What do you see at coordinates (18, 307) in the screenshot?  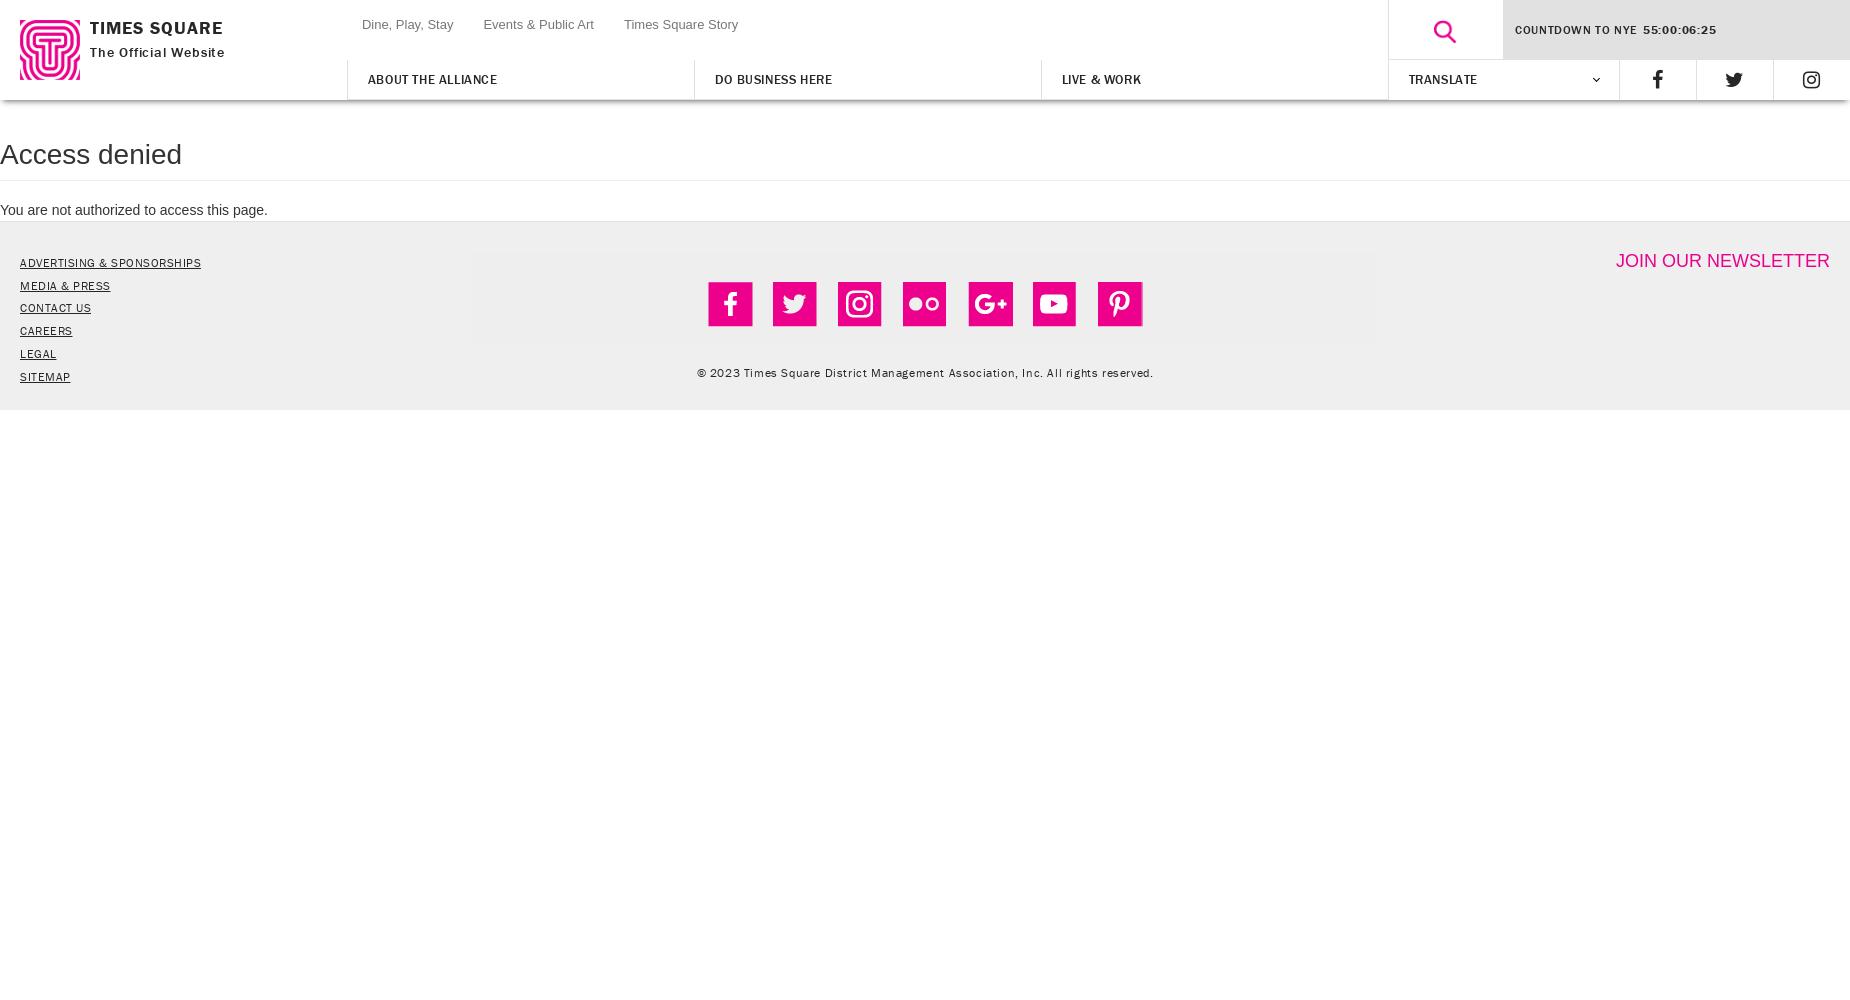 I see `'CONTACT US'` at bounding box center [18, 307].